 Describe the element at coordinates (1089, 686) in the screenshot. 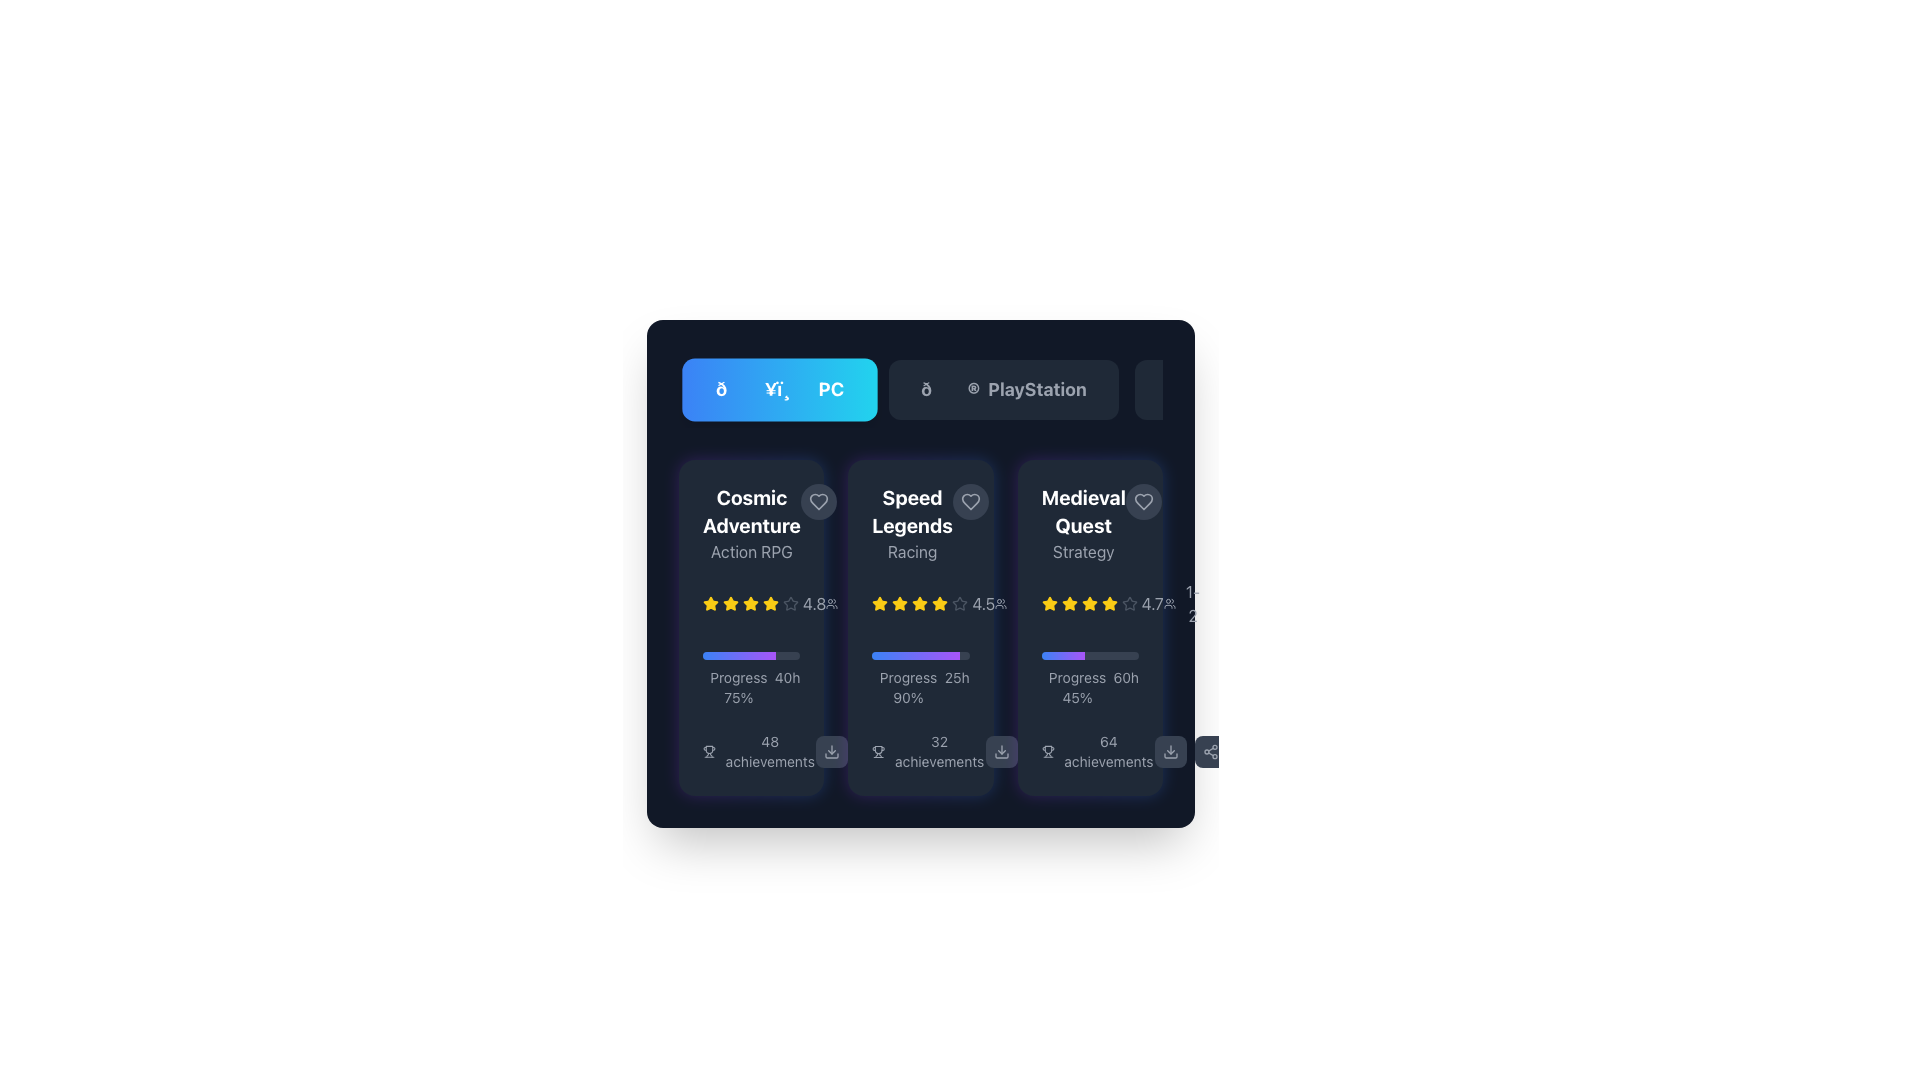

I see `the textual label displaying progress information that shows 'Progress 60h' and '45%' located in the third card of a horizontally arranged card layout` at that location.